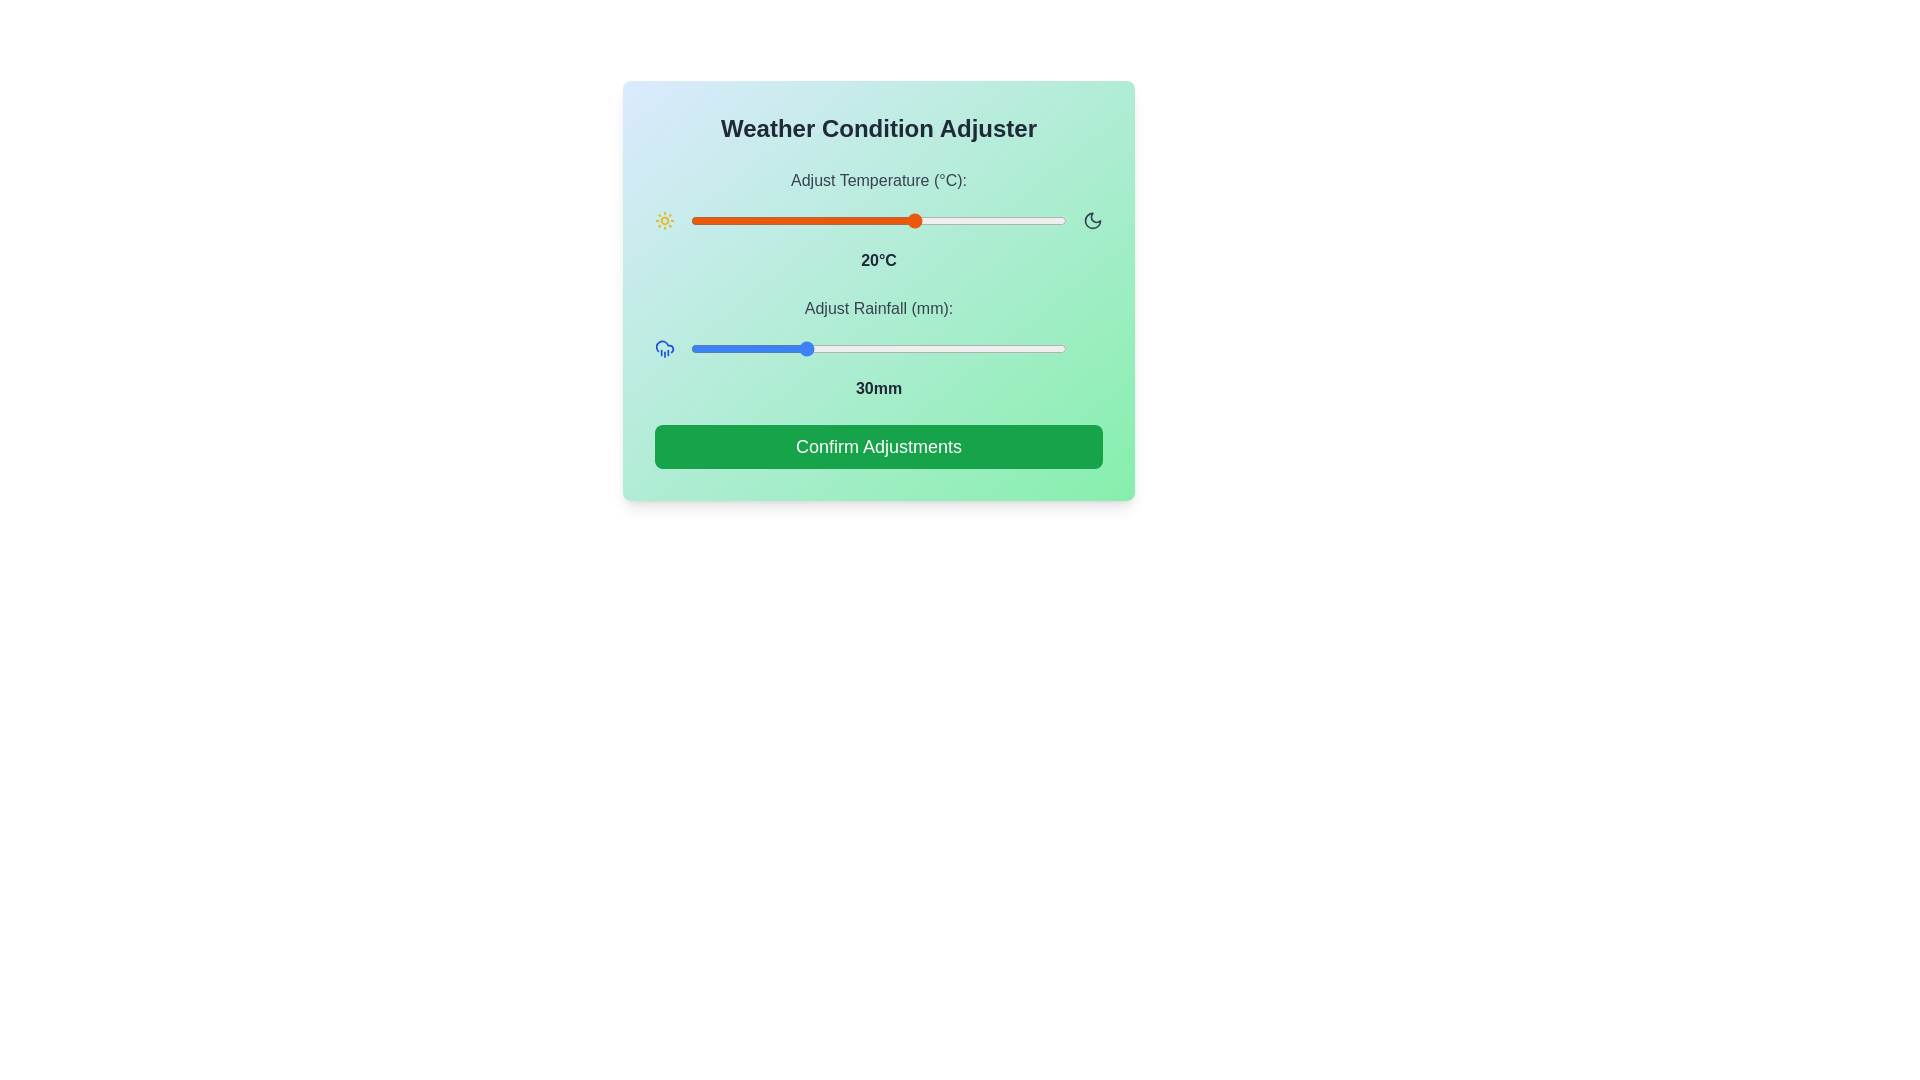 The width and height of the screenshot is (1920, 1080). Describe the element at coordinates (811, 220) in the screenshot. I see `the temperature to 6°C using the slider` at that location.